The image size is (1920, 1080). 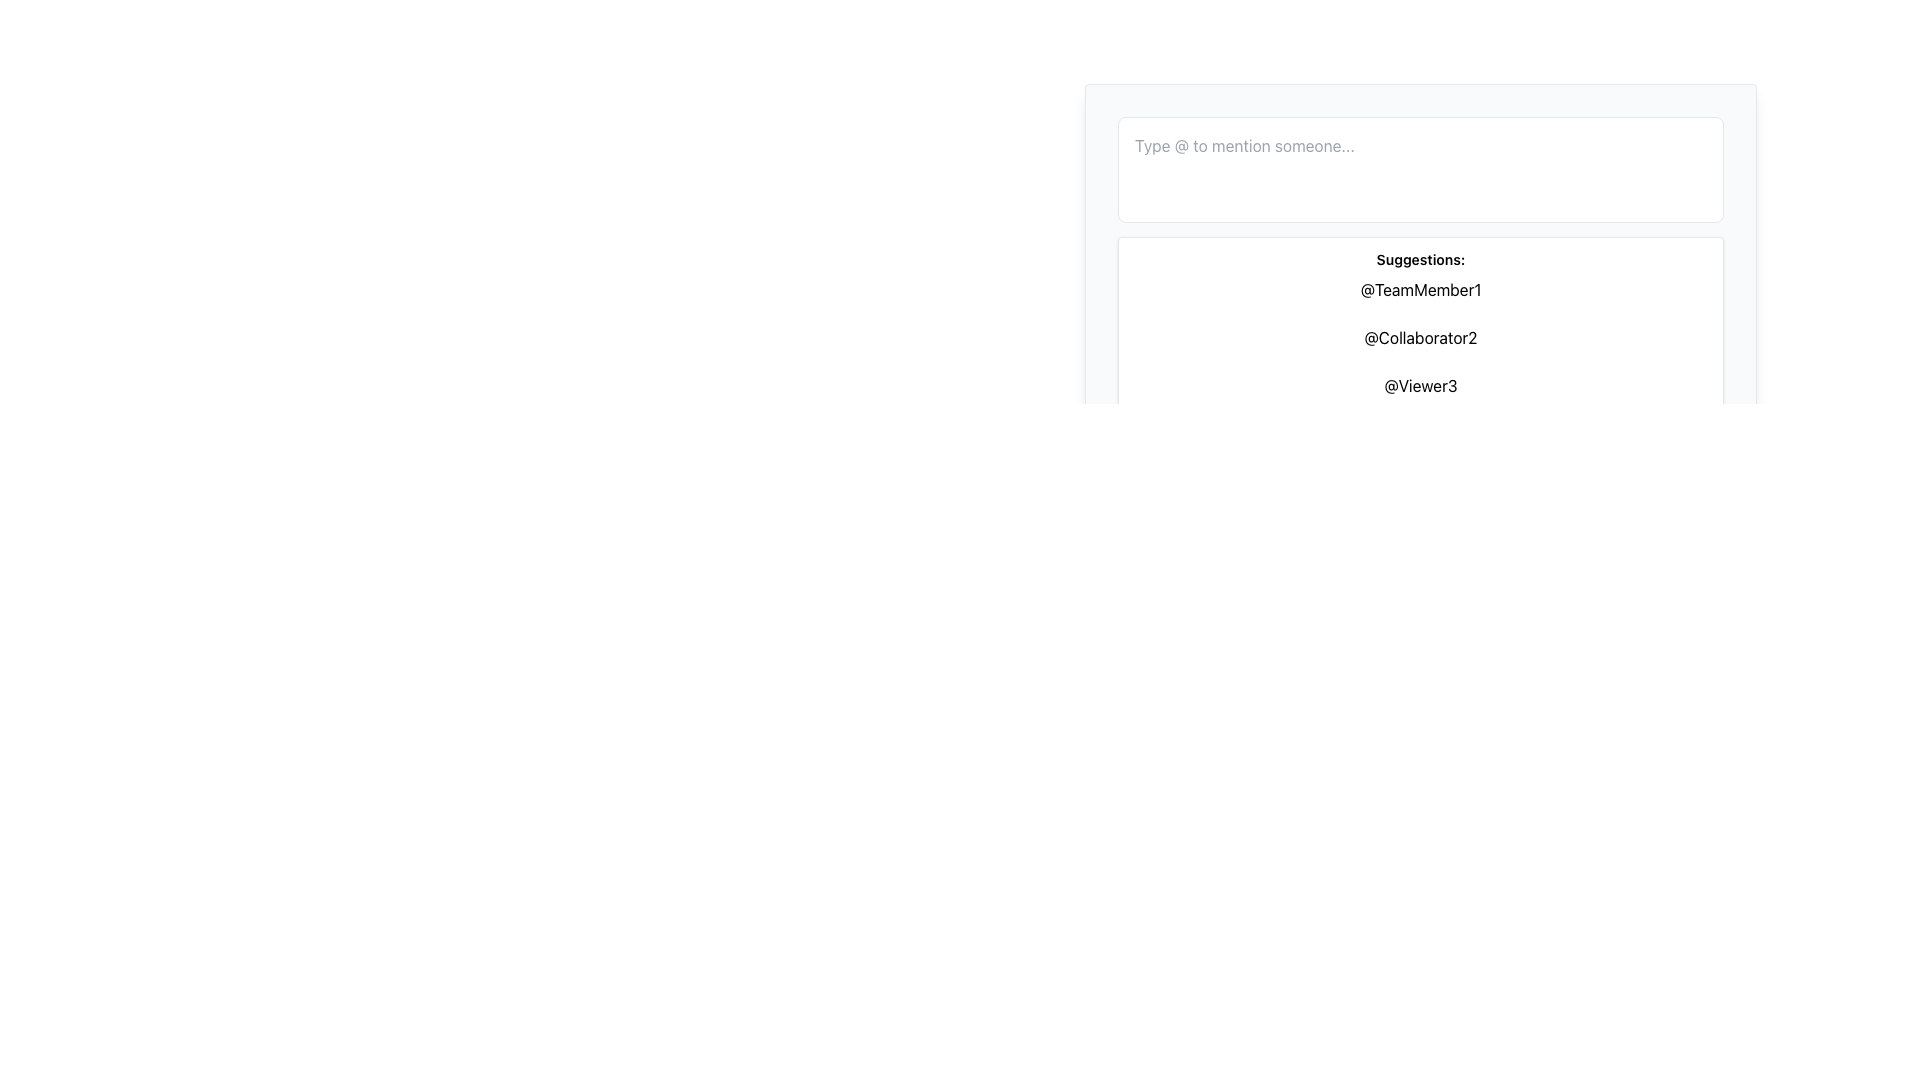 I want to click on the selectable list item displaying the text '@Viewer3', so click(x=1419, y=385).